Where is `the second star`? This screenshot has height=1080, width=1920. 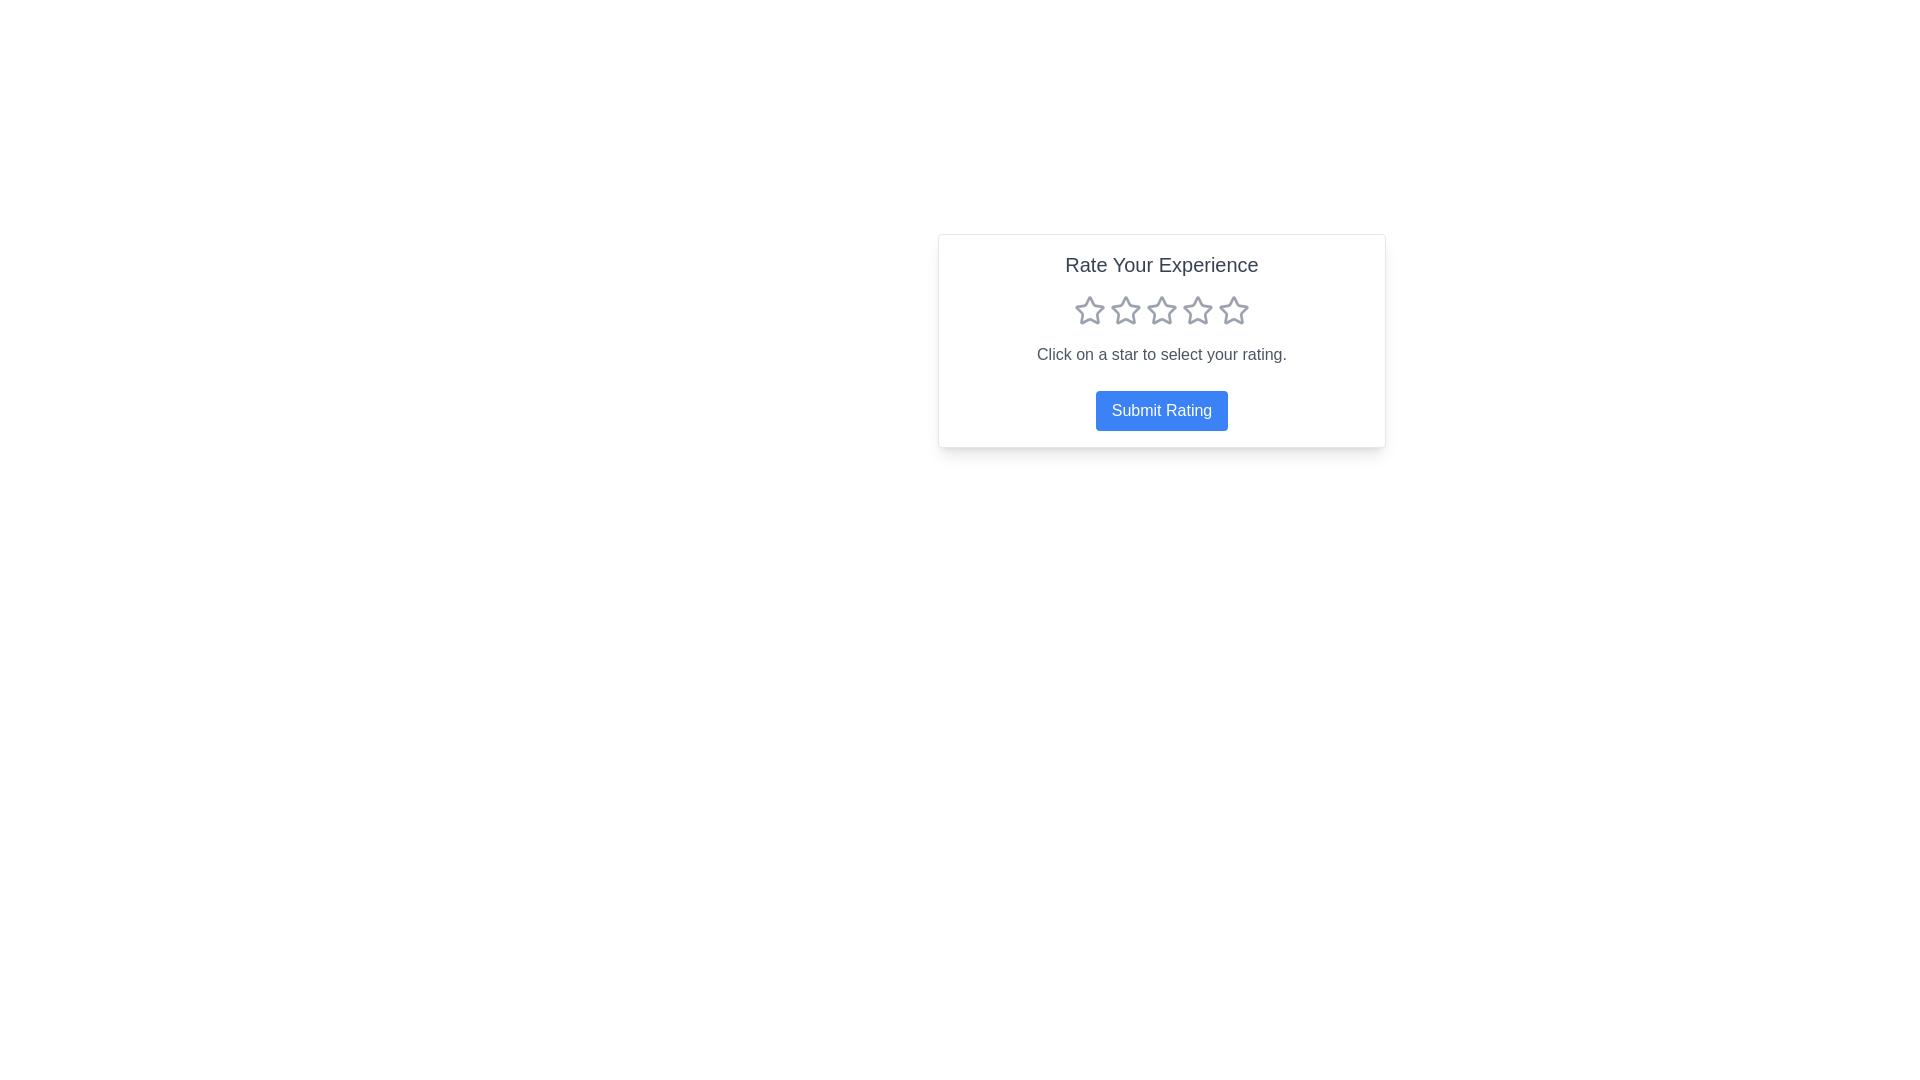
the second star is located at coordinates (1161, 311).